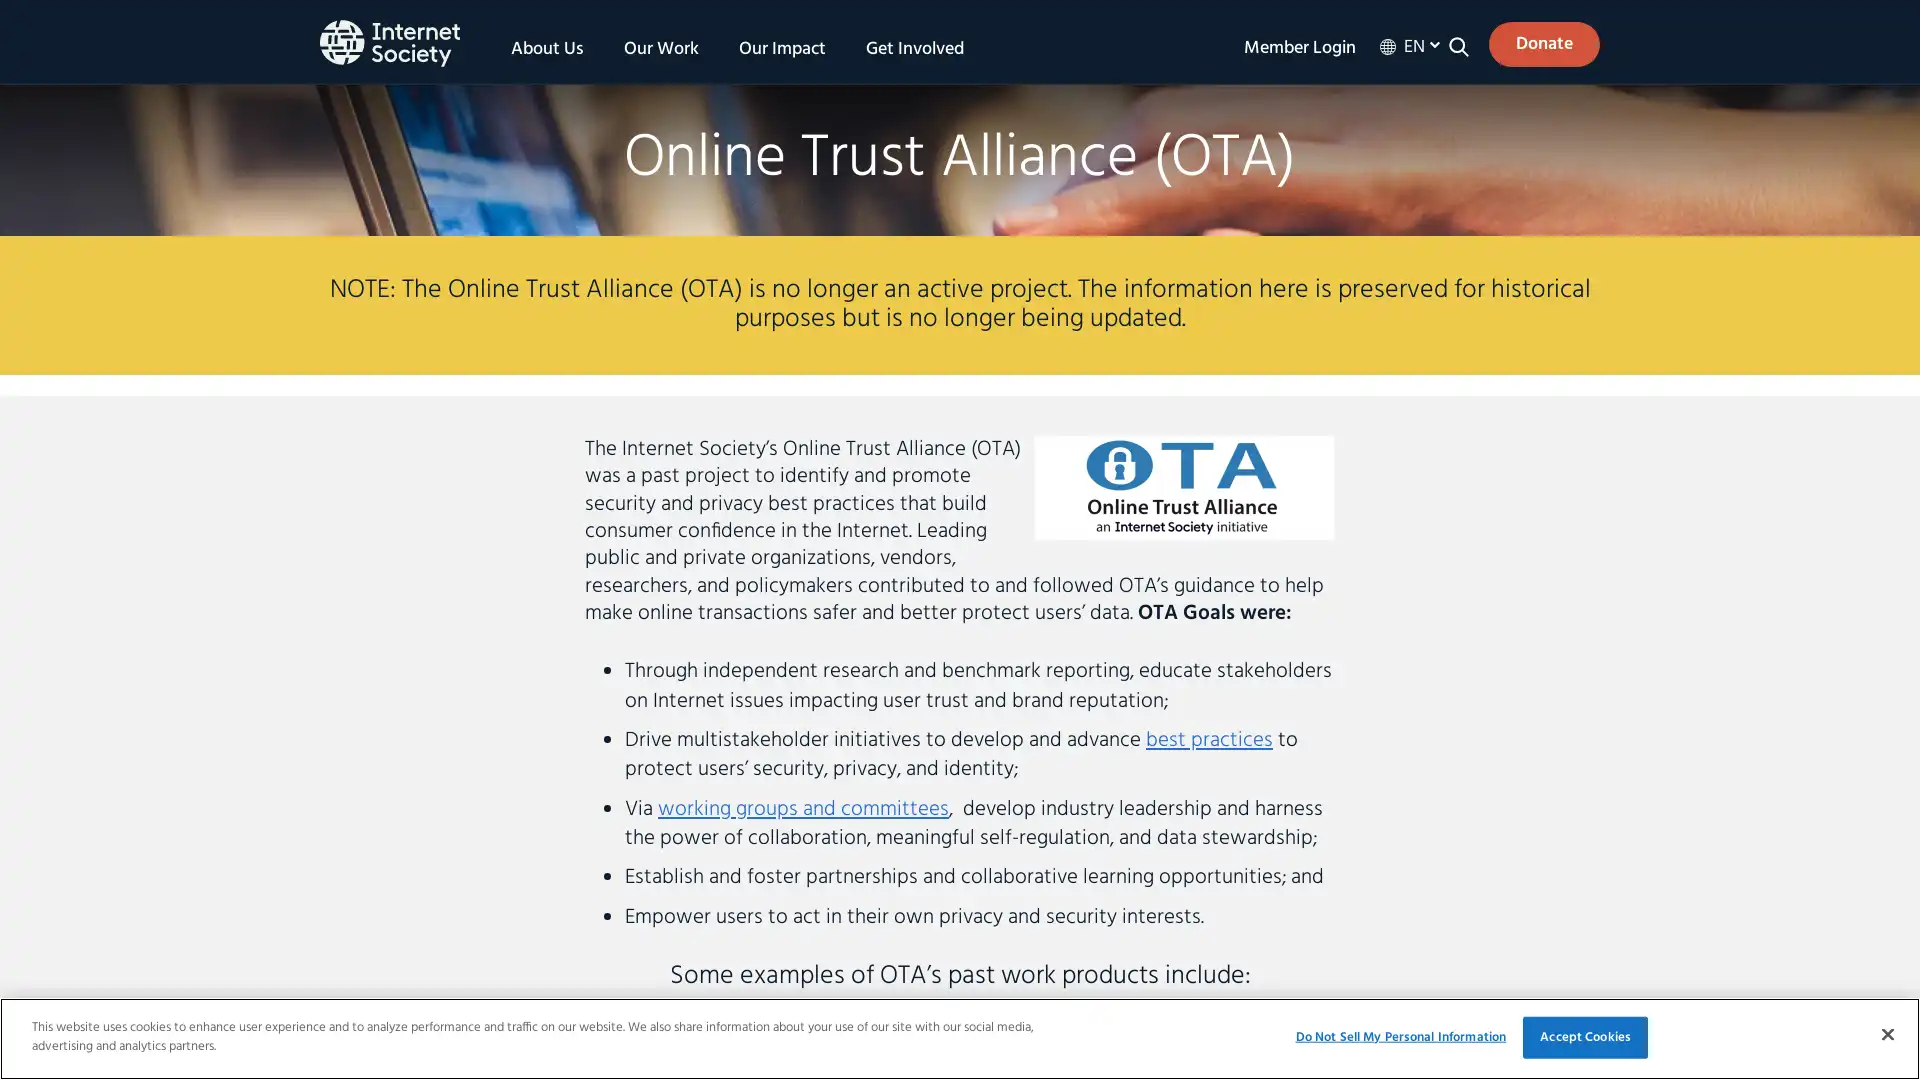 This screenshot has height=1080, width=1920. What do you see at coordinates (1399, 1036) in the screenshot?
I see `Do Not Sell My Personal Information` at bounding box center [1399, 1036].